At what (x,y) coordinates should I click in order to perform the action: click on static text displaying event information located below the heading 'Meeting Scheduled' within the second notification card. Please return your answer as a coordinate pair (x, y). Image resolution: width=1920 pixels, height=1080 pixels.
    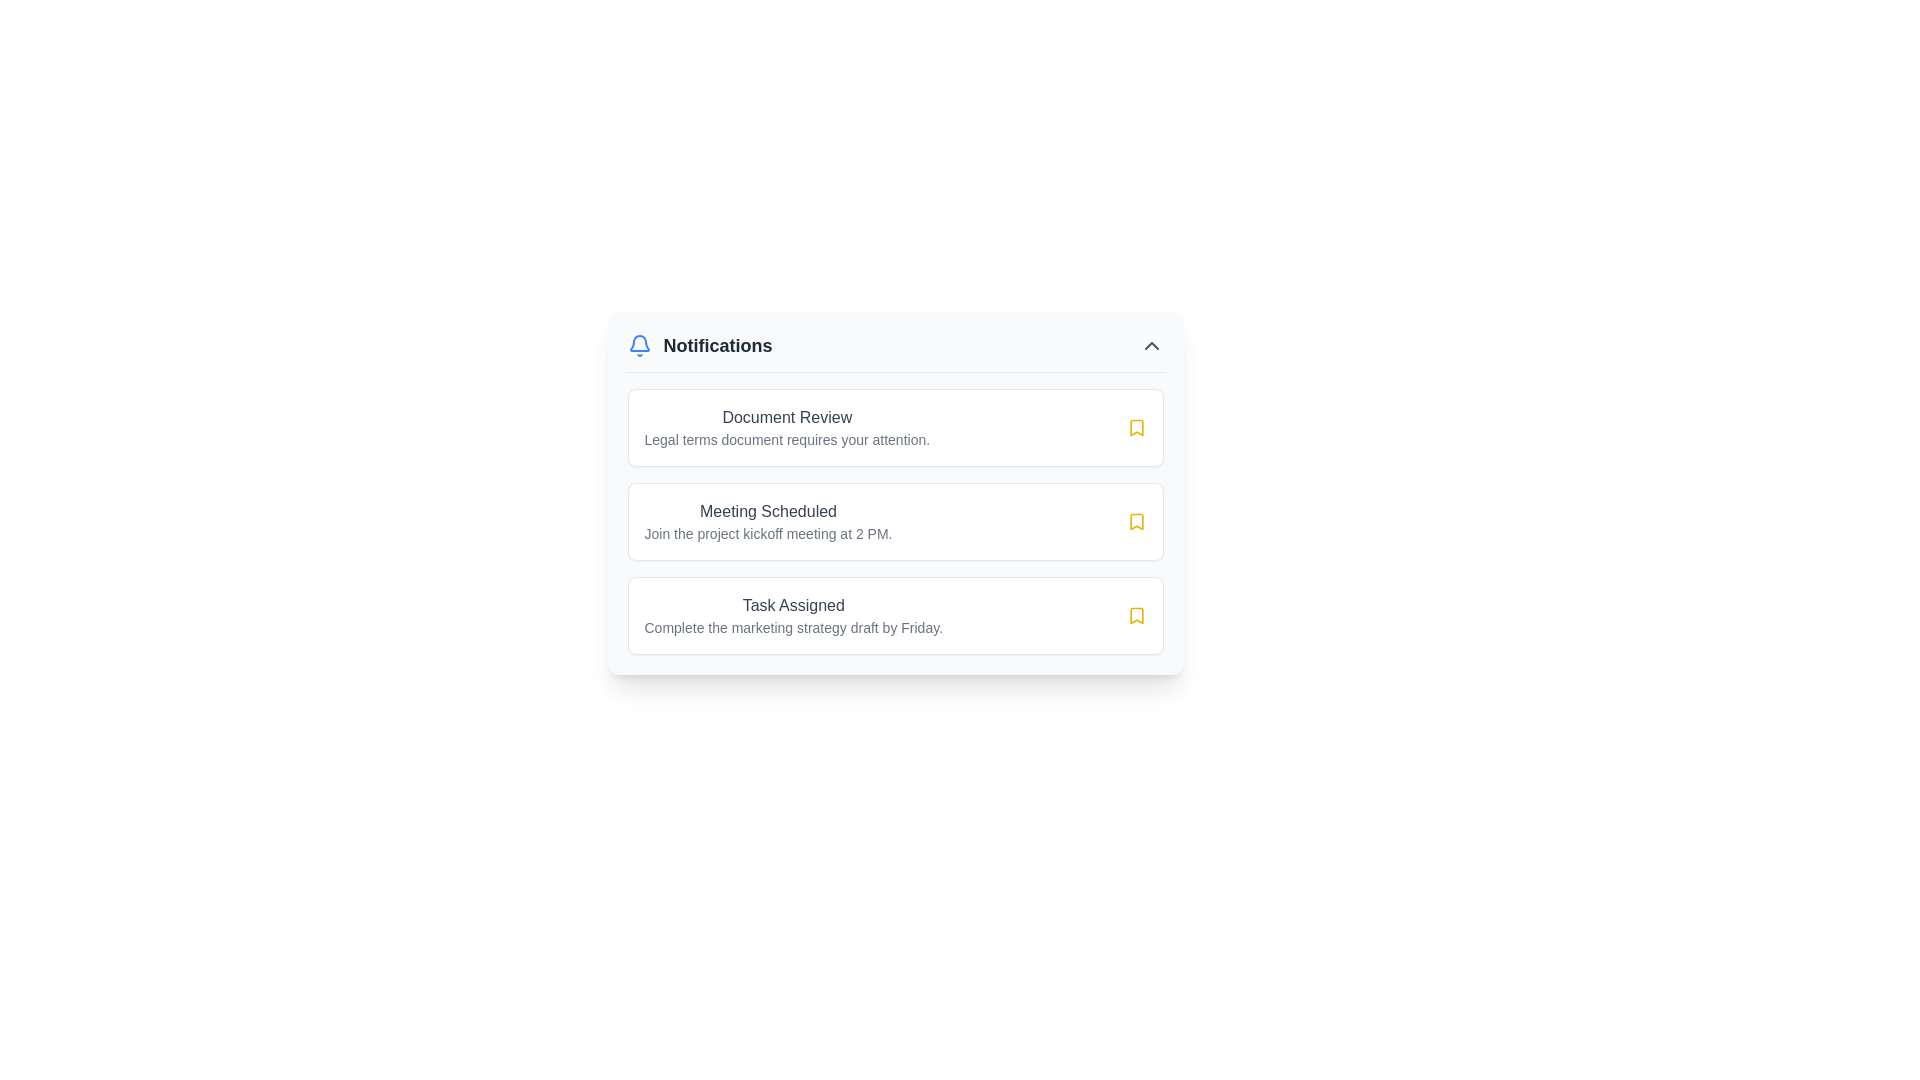
    Looking at the image, I should click on (767, 532).